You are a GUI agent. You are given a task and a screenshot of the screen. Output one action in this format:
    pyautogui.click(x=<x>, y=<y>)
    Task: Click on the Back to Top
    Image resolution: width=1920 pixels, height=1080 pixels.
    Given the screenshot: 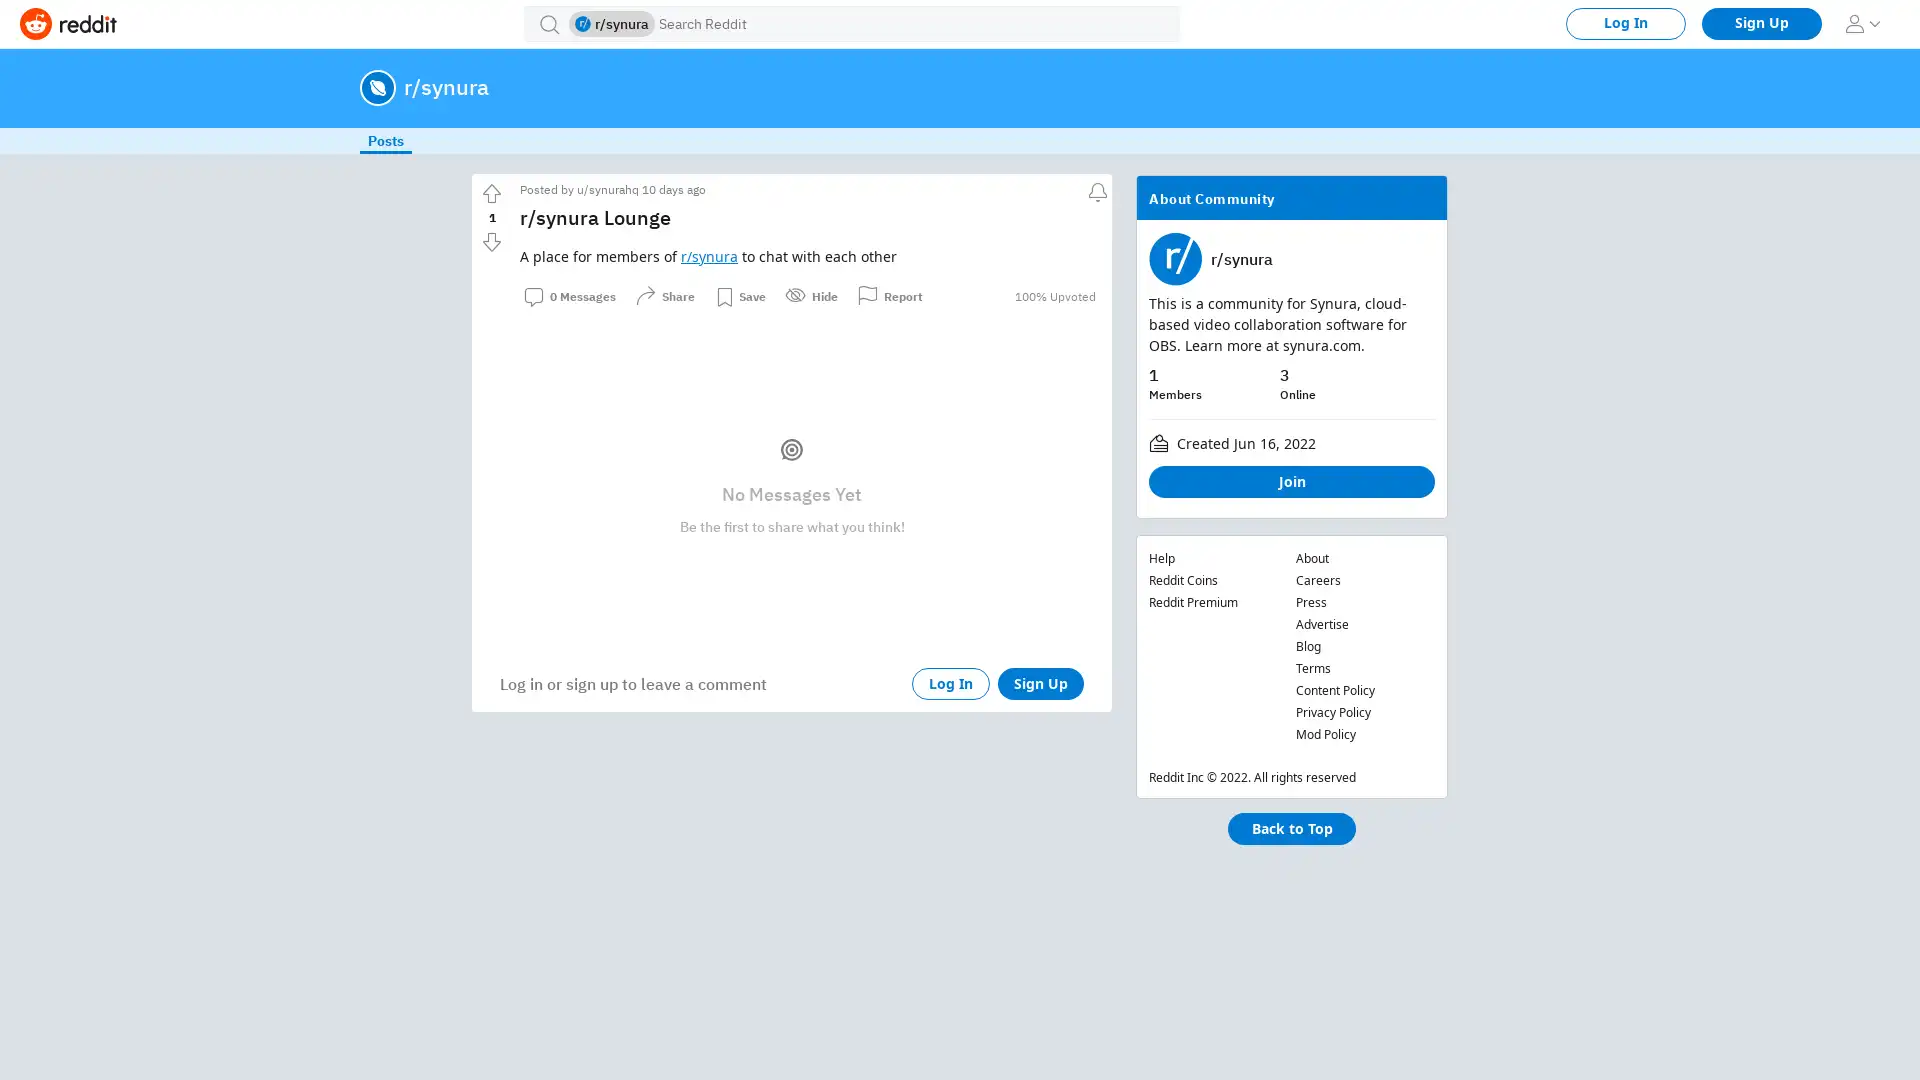 What is the action you would take?
    pyautogui.click(x=1291, y=829)
    